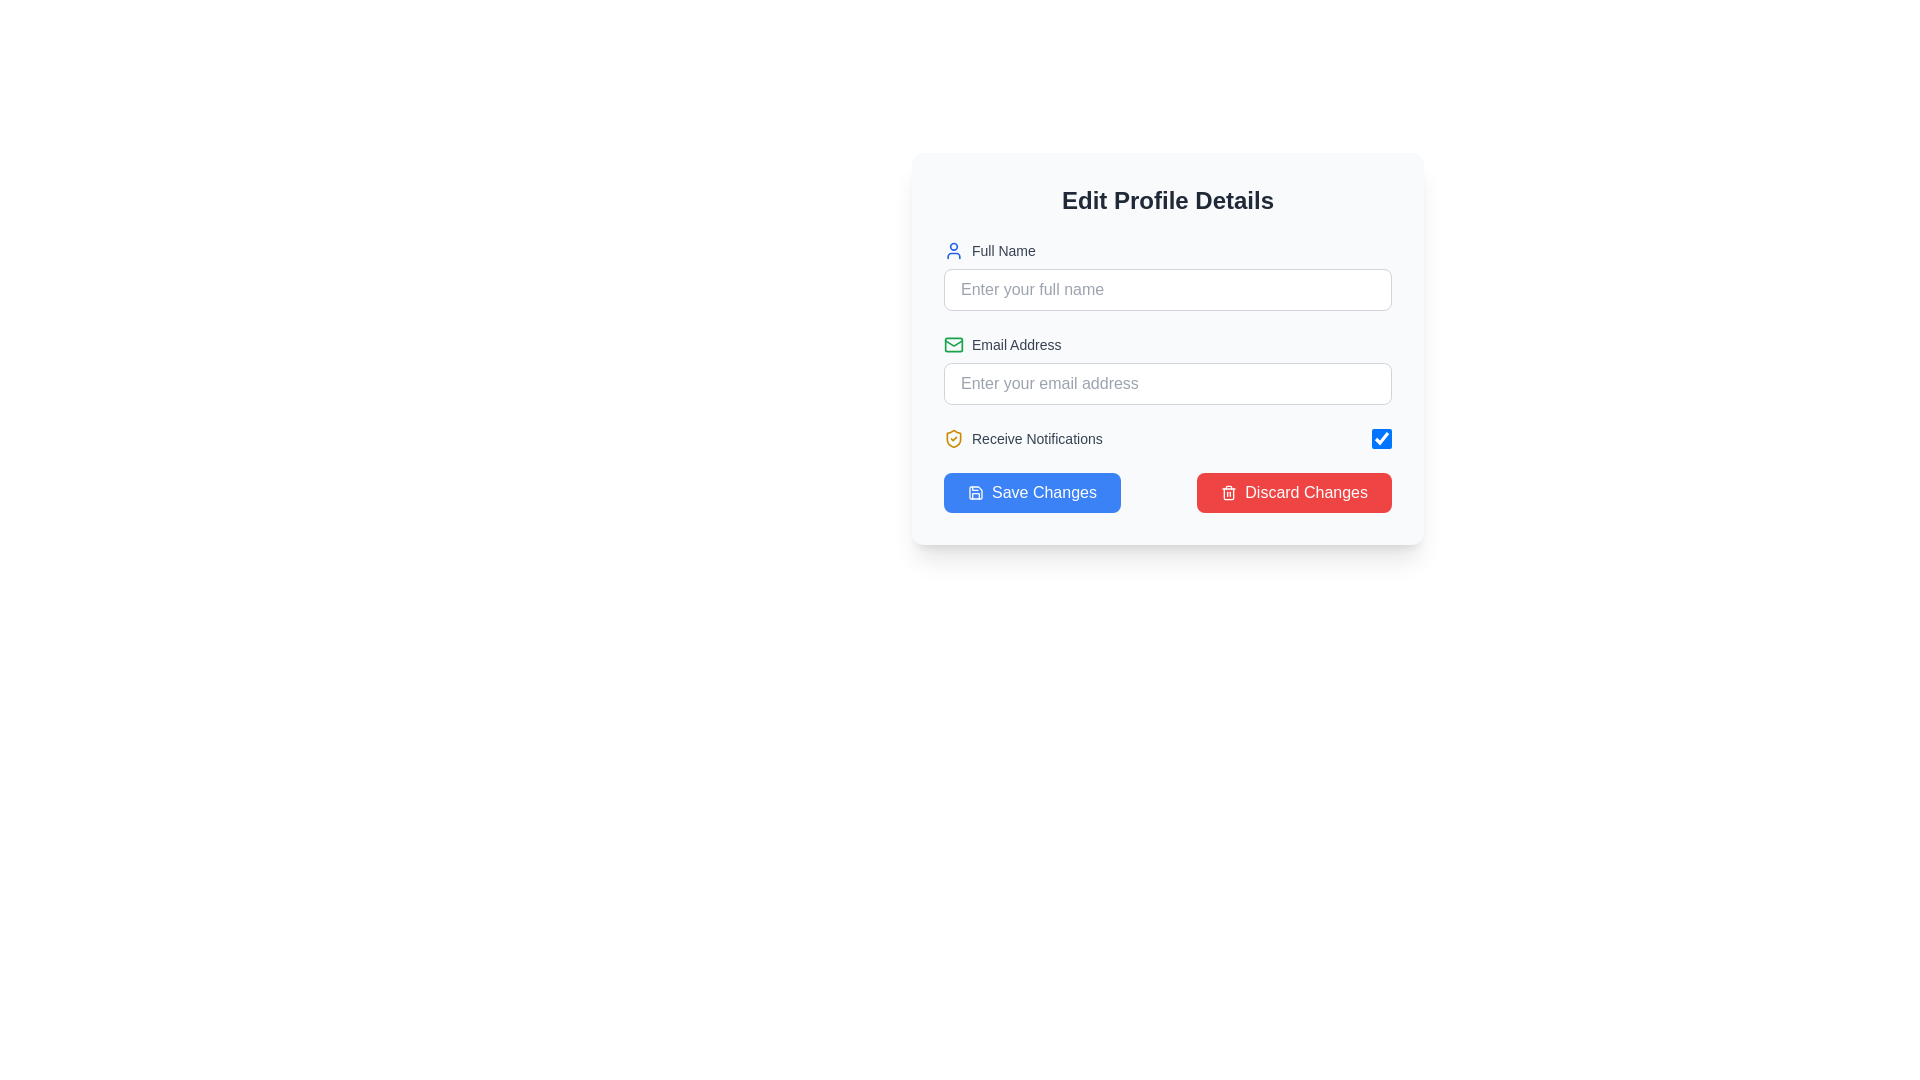 The height and width of the screenshot is (1080, 1920). I want to click on the discard changes button located at the bottom-right corner of the form, next to the blue 'Save Changes' button, so click(1294, 493).